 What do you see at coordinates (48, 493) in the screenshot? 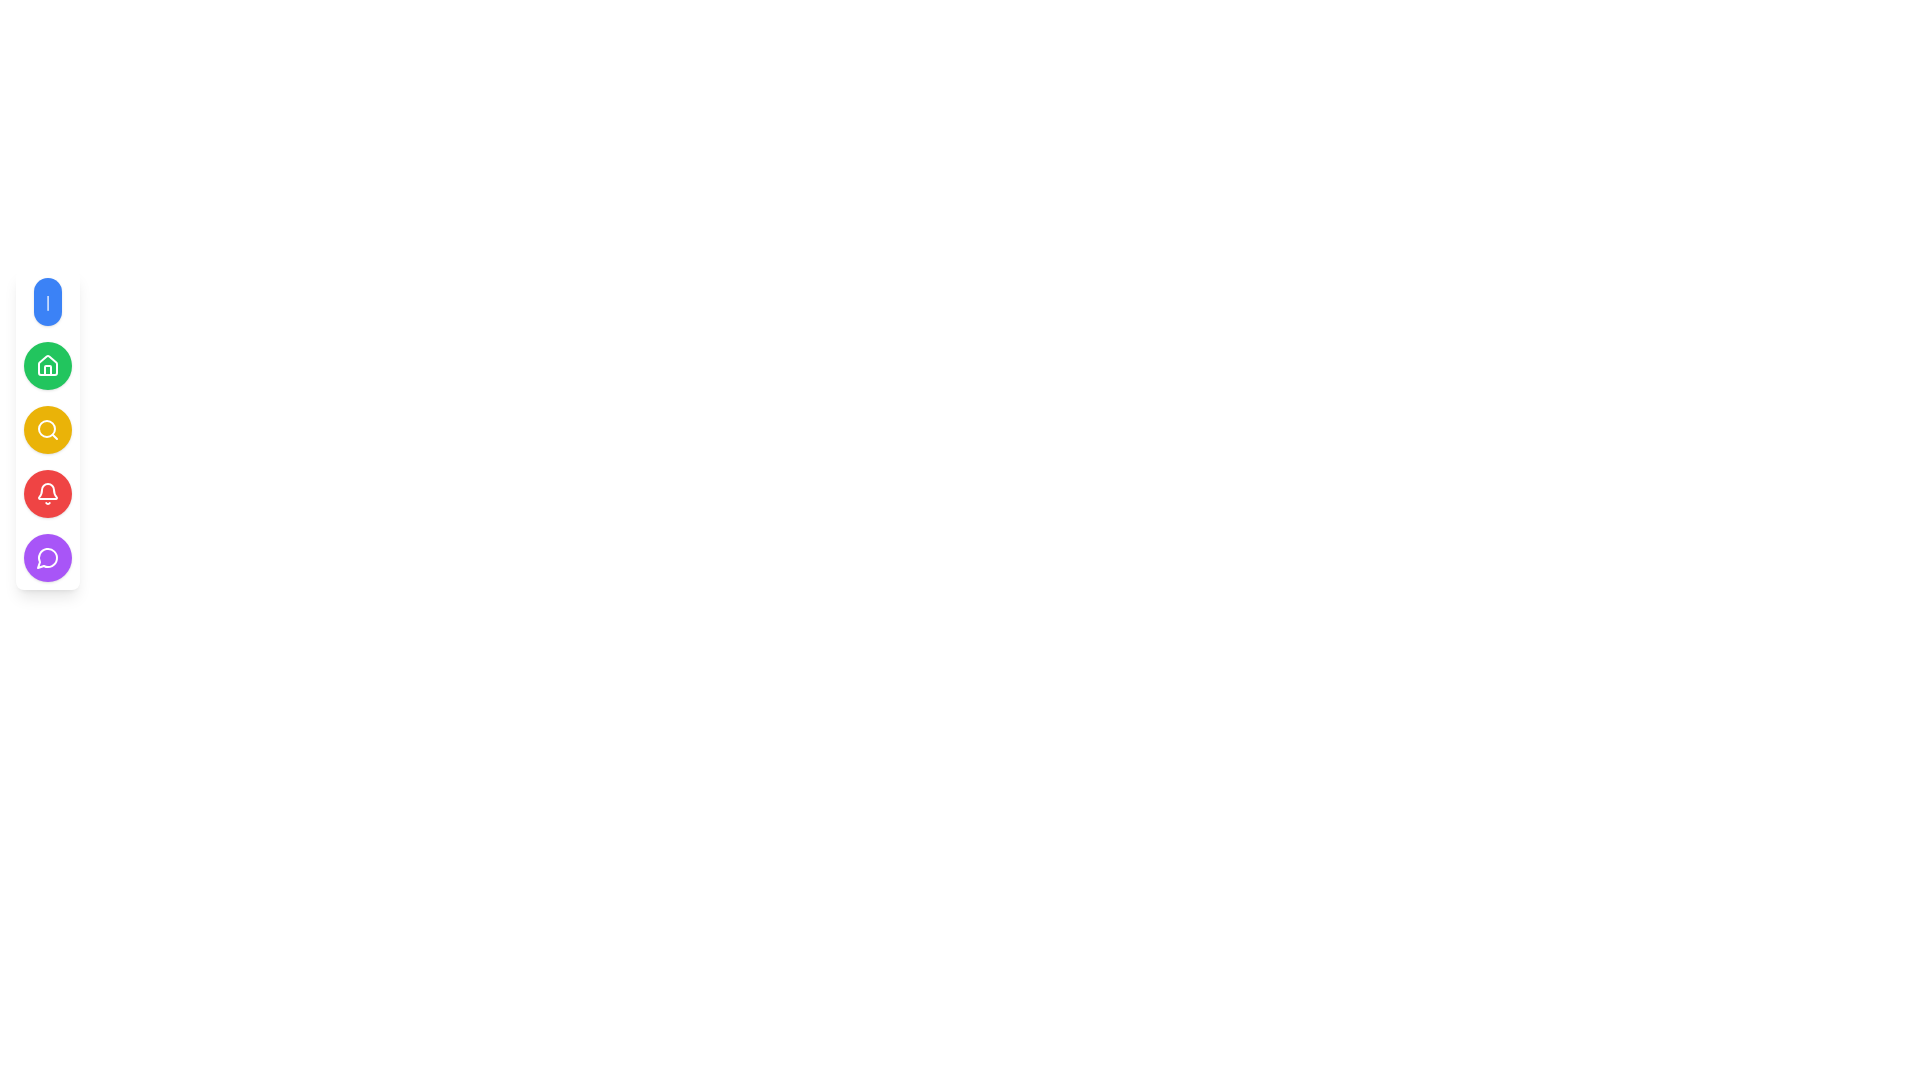
I see `the circular red button with a white bell icon, which is the fourth button in a vertical list of similarly styled buttons` at bounding box center [48, 493].